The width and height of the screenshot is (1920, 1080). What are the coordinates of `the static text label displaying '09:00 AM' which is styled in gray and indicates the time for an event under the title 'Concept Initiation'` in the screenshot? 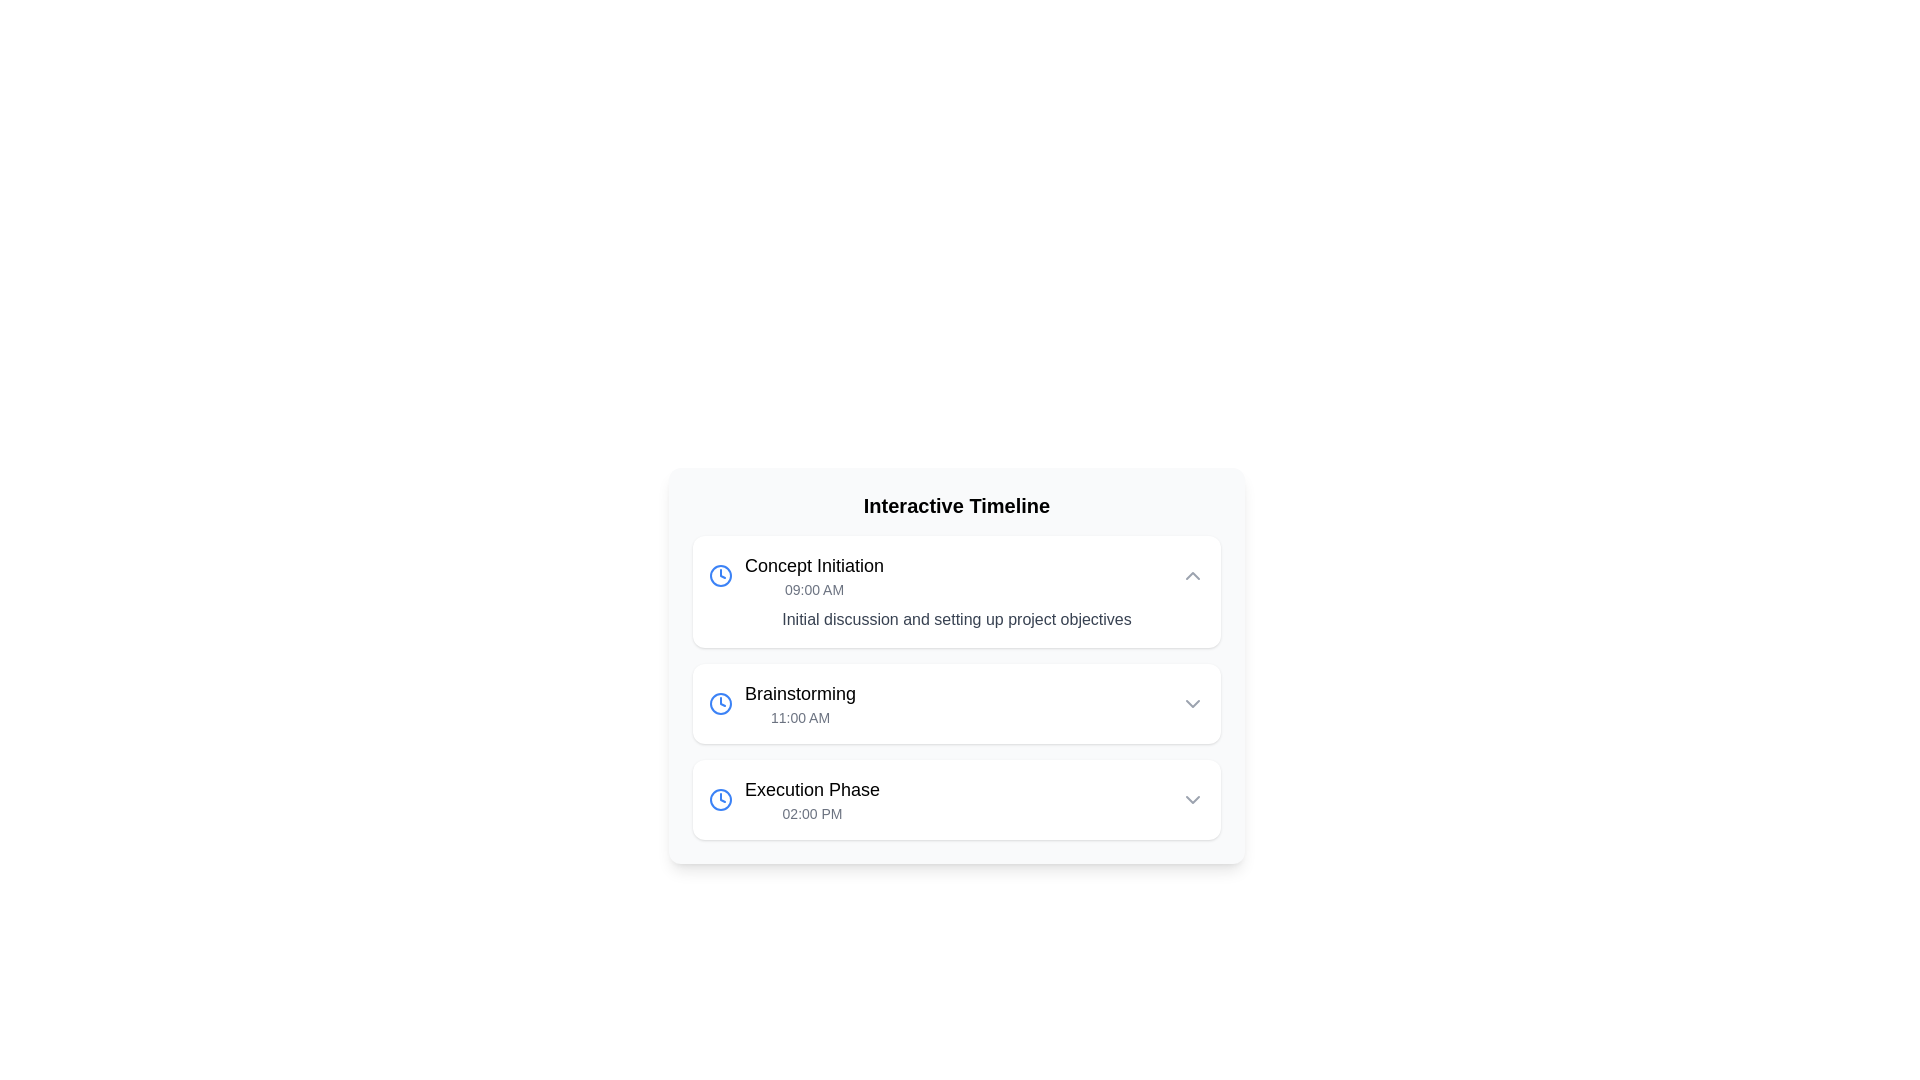 It's located at (814, 589).